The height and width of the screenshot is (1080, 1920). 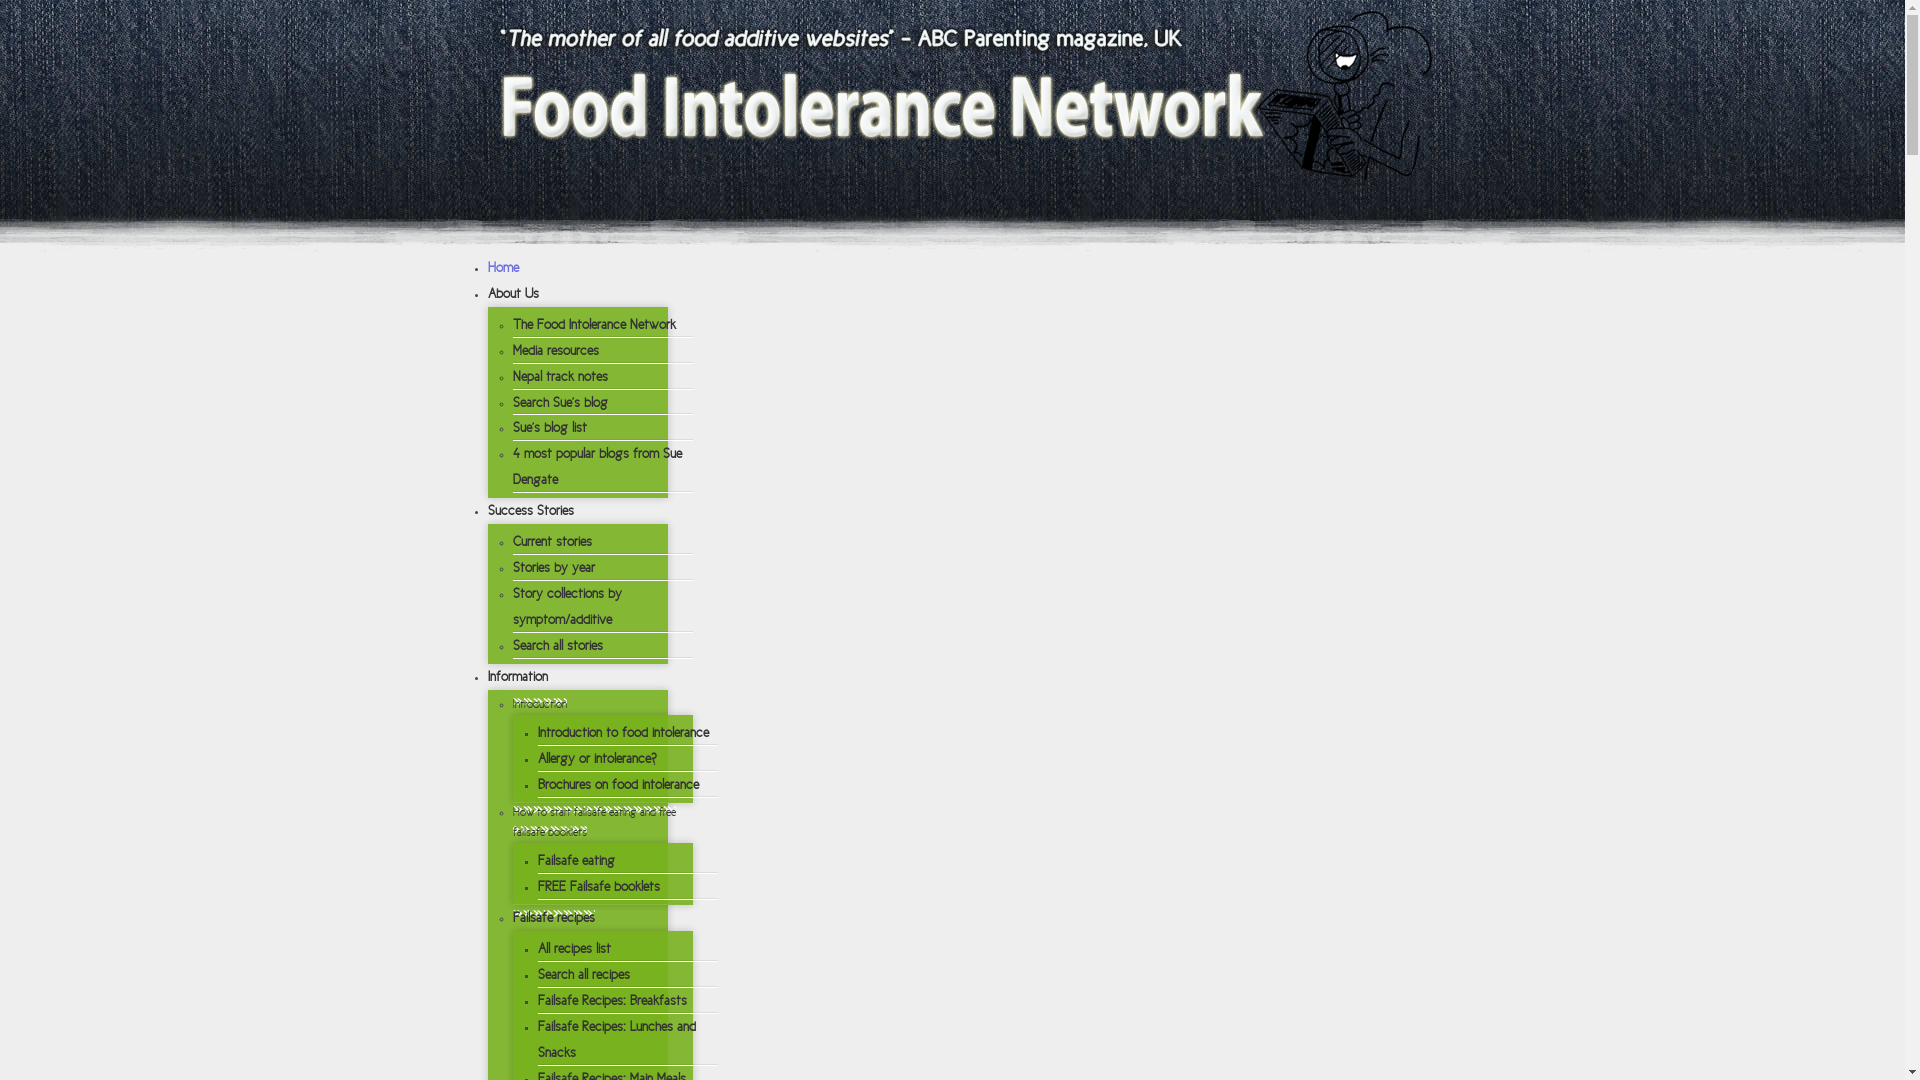 I want to click on 'Search all stories', so click(x=556, y=645).